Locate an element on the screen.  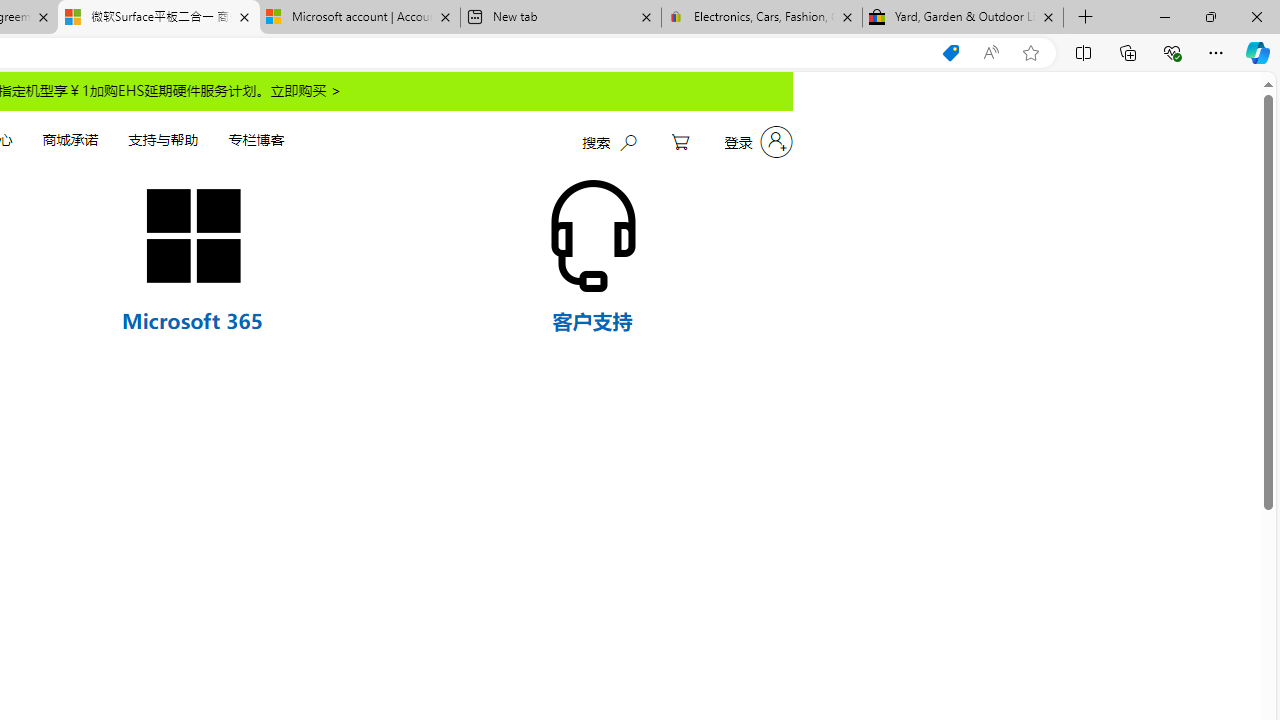
'Shopping in Microsoft Edge' is located at coordinates (950, 52).